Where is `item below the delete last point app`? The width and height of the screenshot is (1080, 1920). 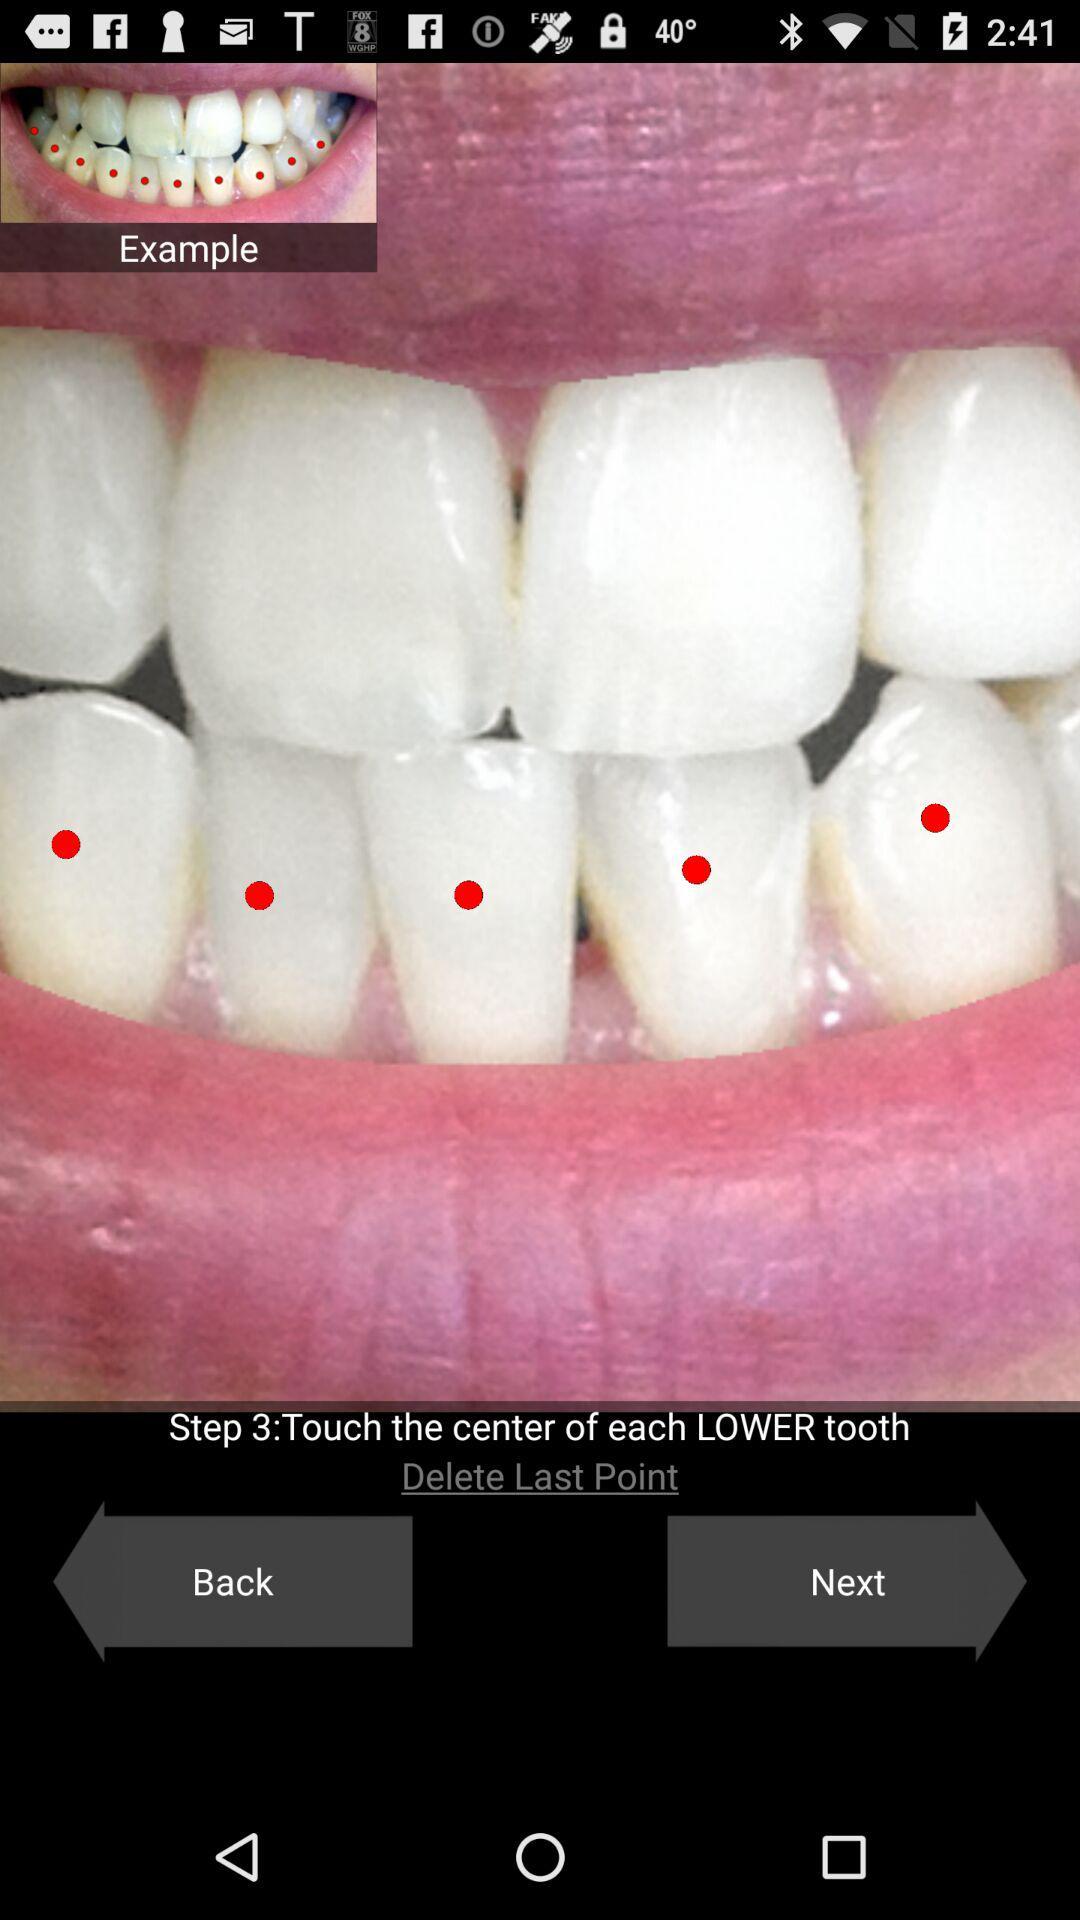
item below the delete last point app is located at coordinates (231, 1580).